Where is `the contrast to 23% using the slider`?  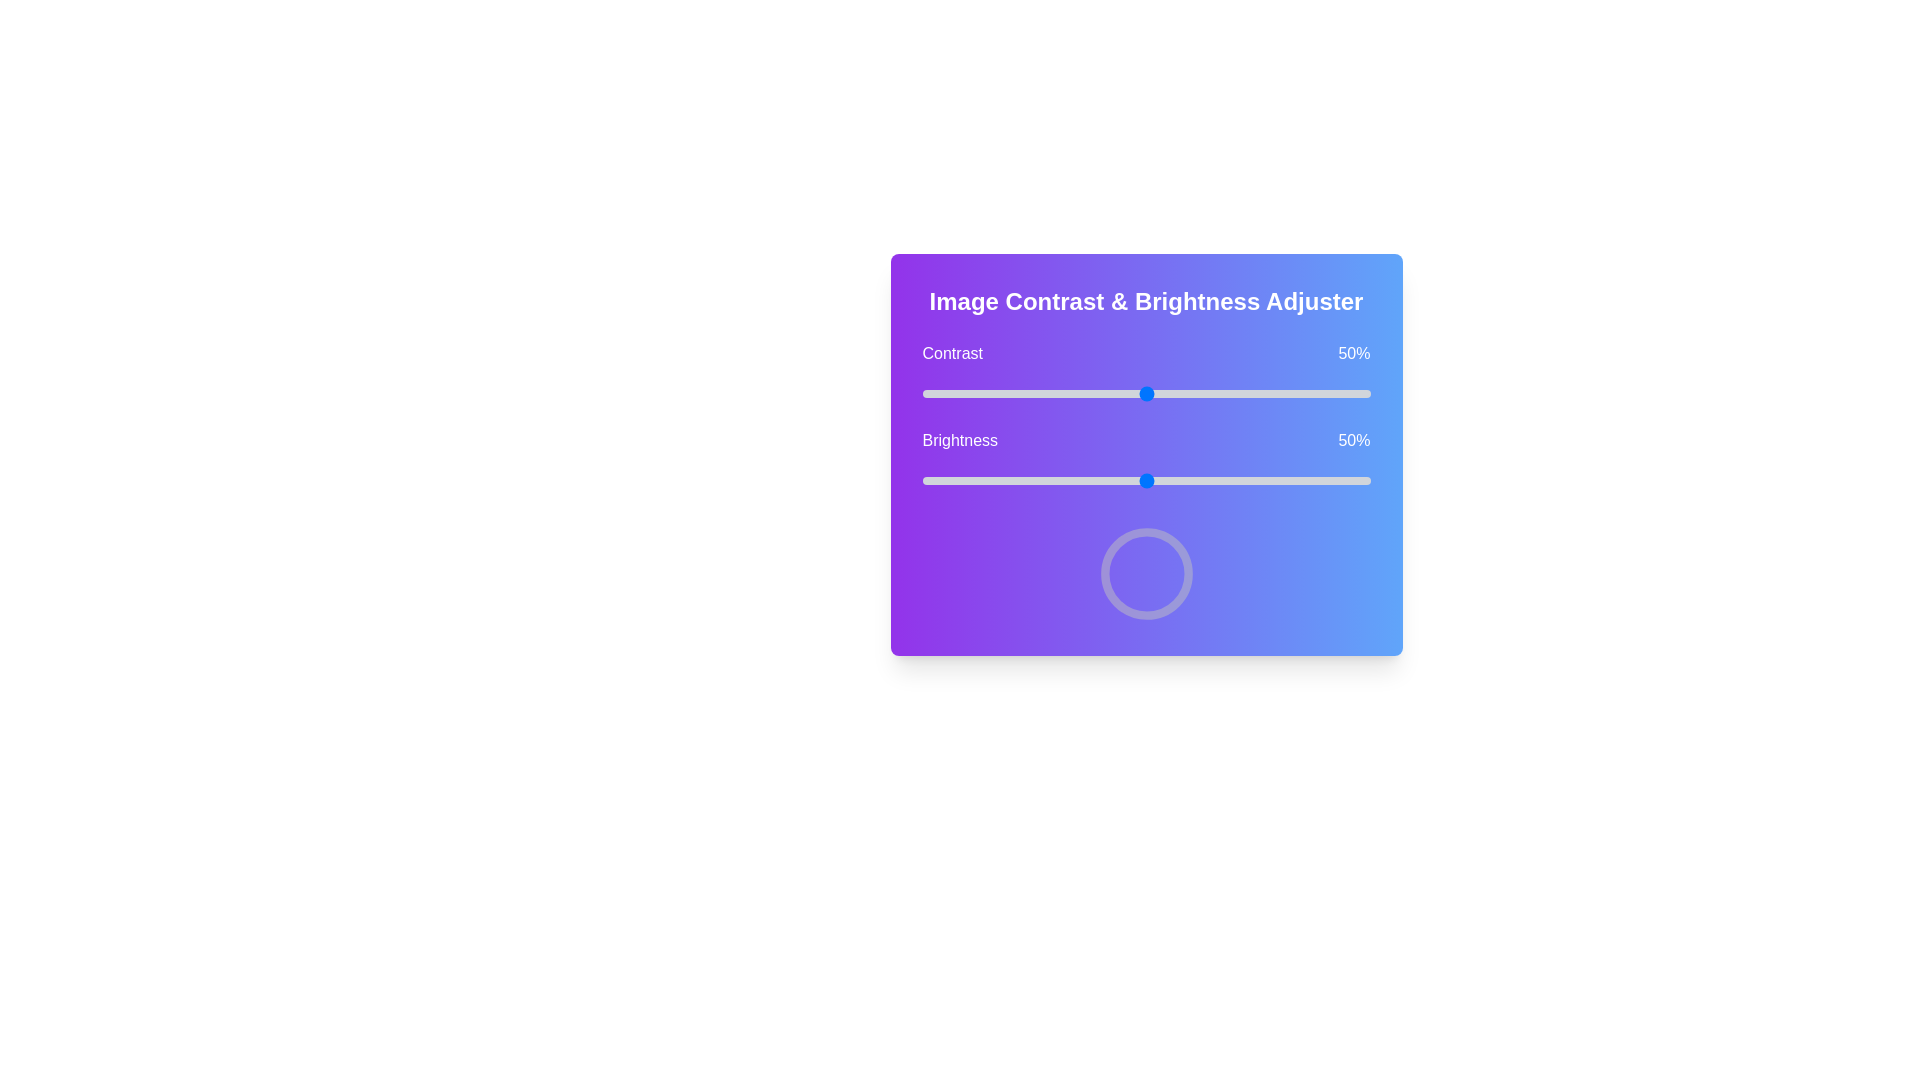 the contrast to 23% using the slider is located at coordinates (1025, 393).